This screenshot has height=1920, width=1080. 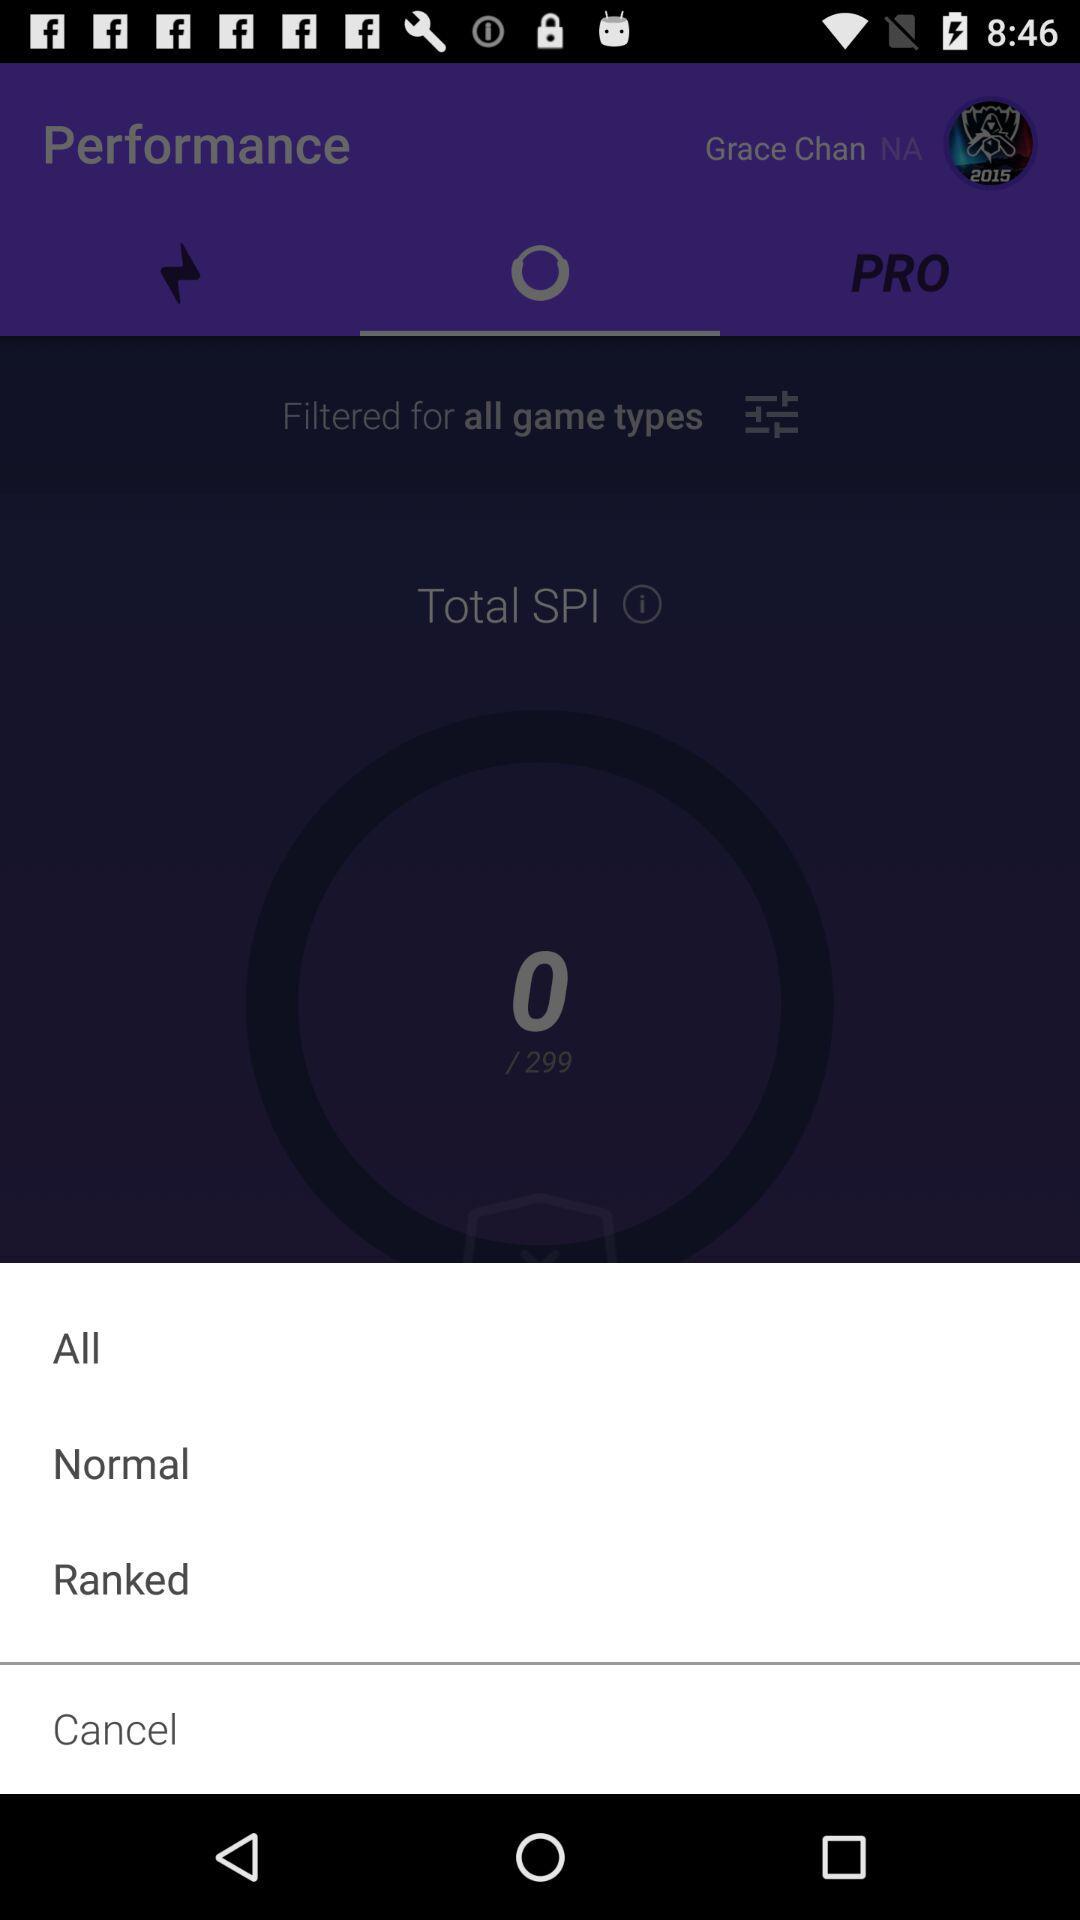 What do you see at coordinates (540, 1347) in the screenshot?
I see `the all icon` at bounding box center [540, 1347].